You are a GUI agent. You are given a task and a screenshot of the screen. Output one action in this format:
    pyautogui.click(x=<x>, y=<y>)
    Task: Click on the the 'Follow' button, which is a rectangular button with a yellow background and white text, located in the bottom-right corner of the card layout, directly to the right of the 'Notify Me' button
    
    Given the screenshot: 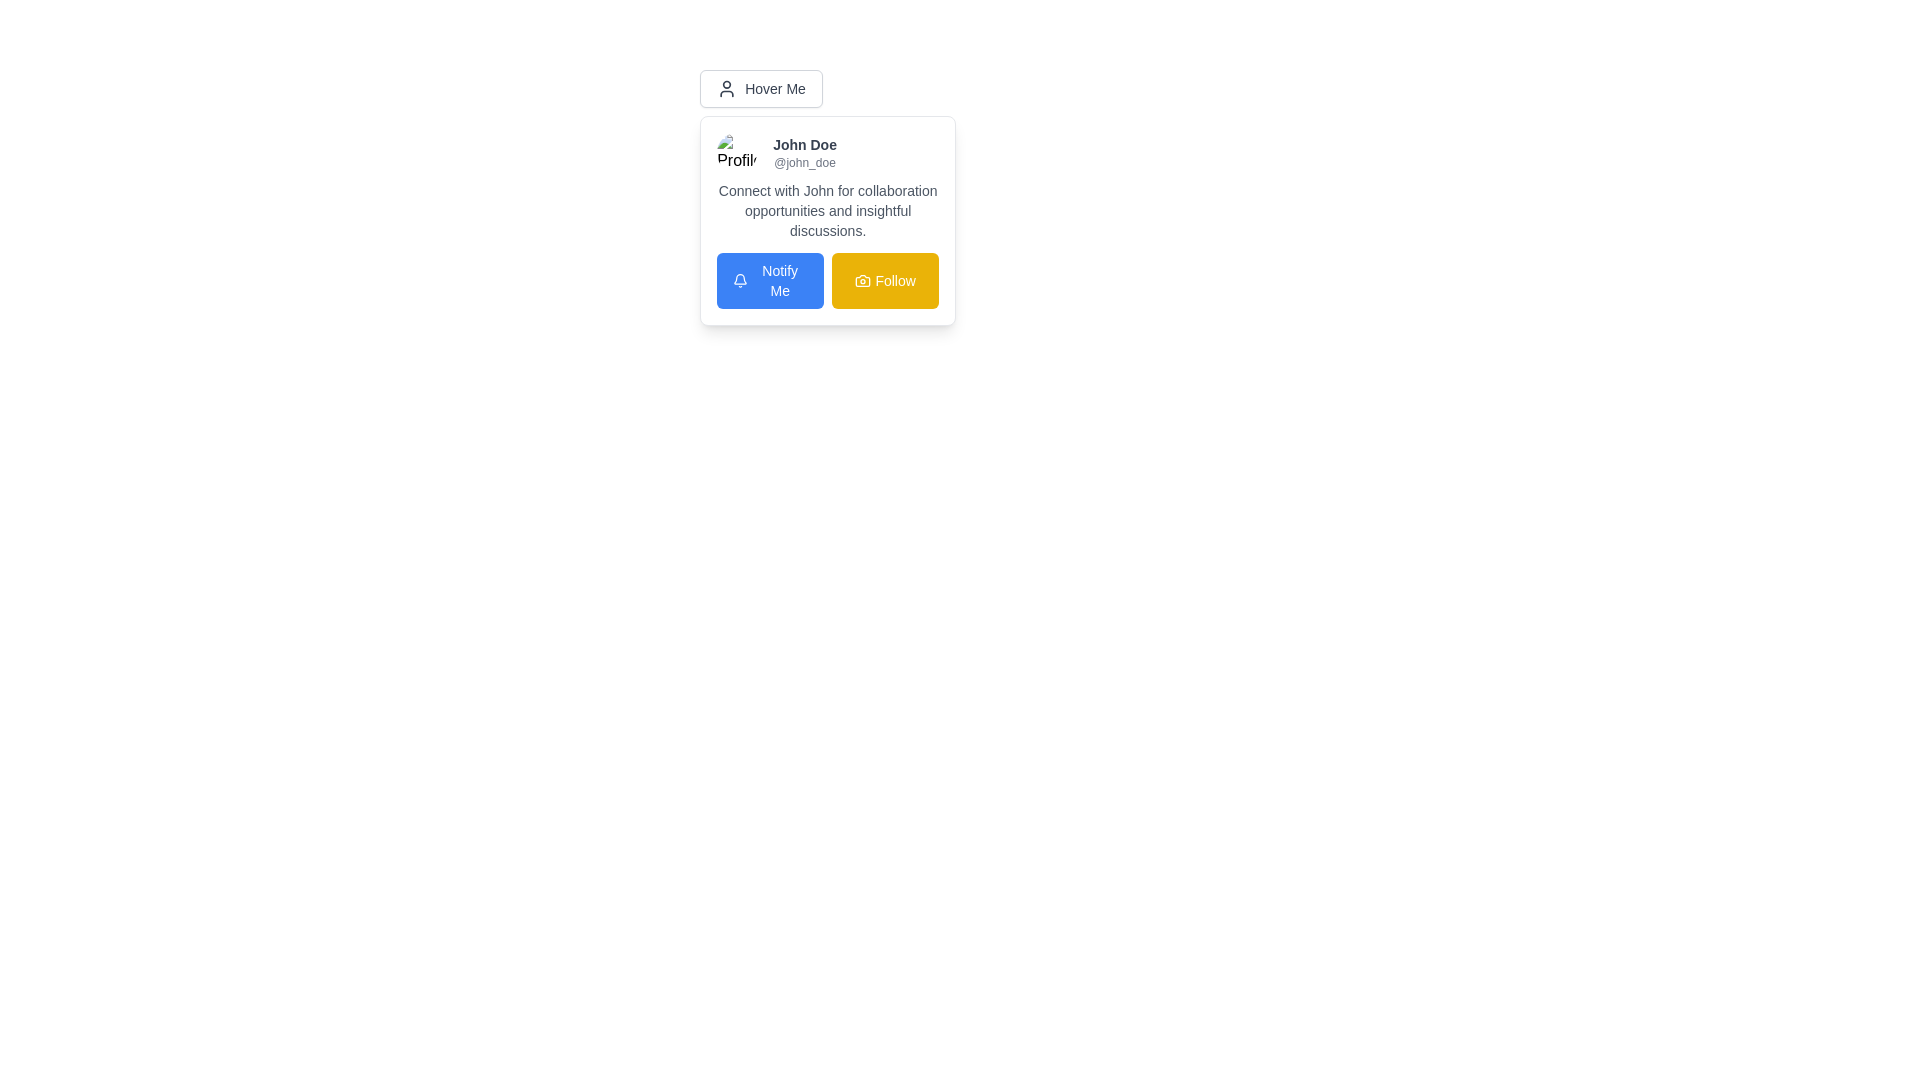 What is the action you would take?
    pyautogui.click(x=884, y=281)
    